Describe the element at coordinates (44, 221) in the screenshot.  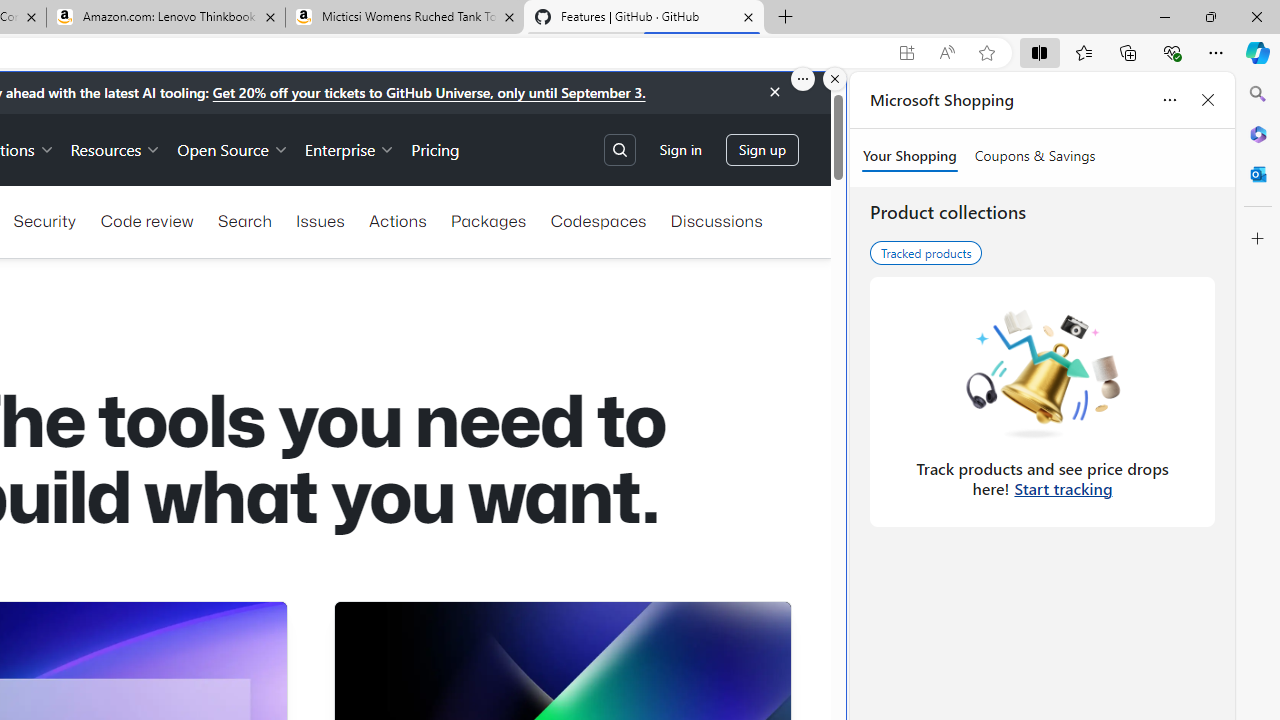
I see `'Security'` at that location.